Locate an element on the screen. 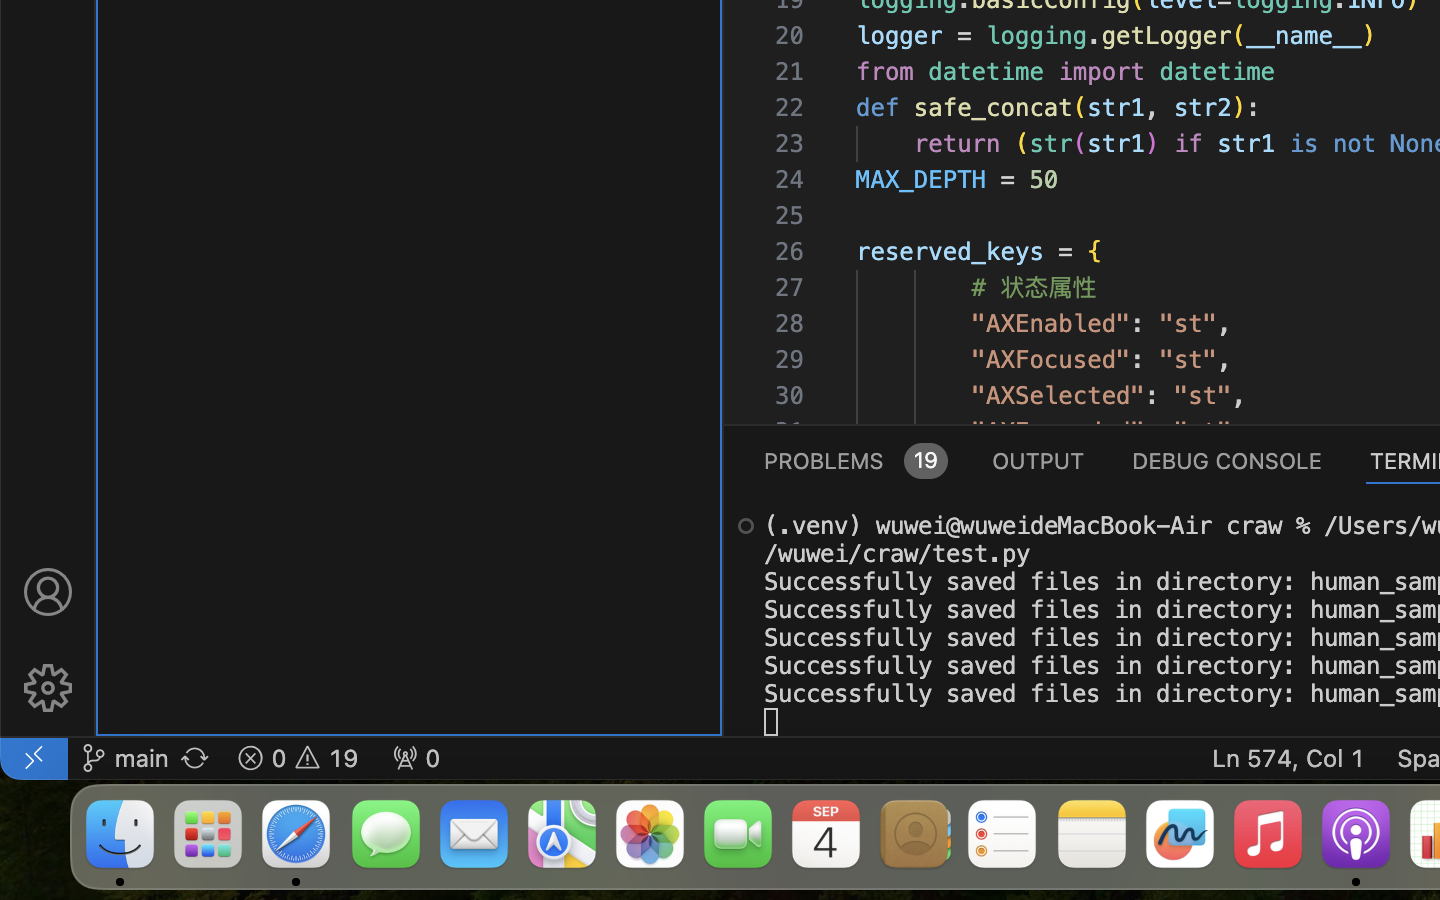  '0 DEBUG CONSOLE' is located at coordinates (1226, 458).